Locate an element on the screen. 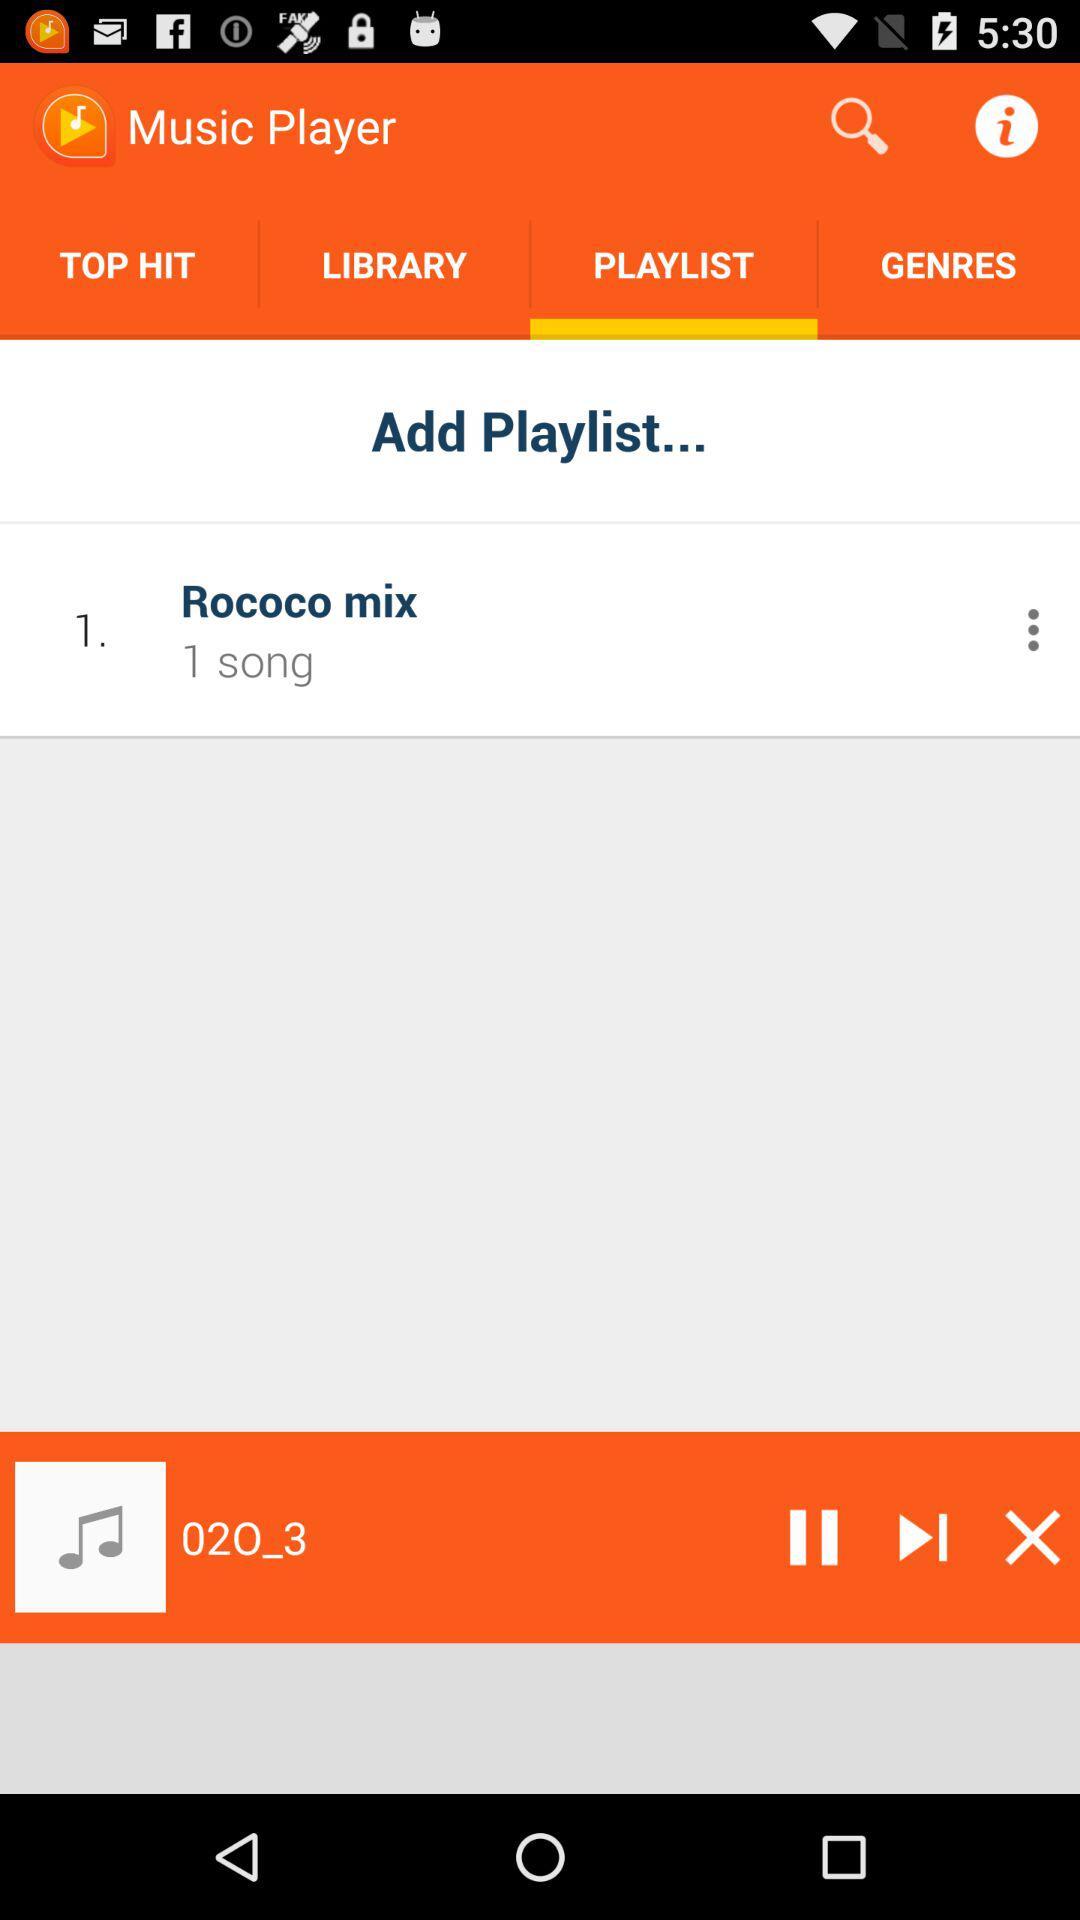  pause the playing of music is located at coordinates (813, 1536).